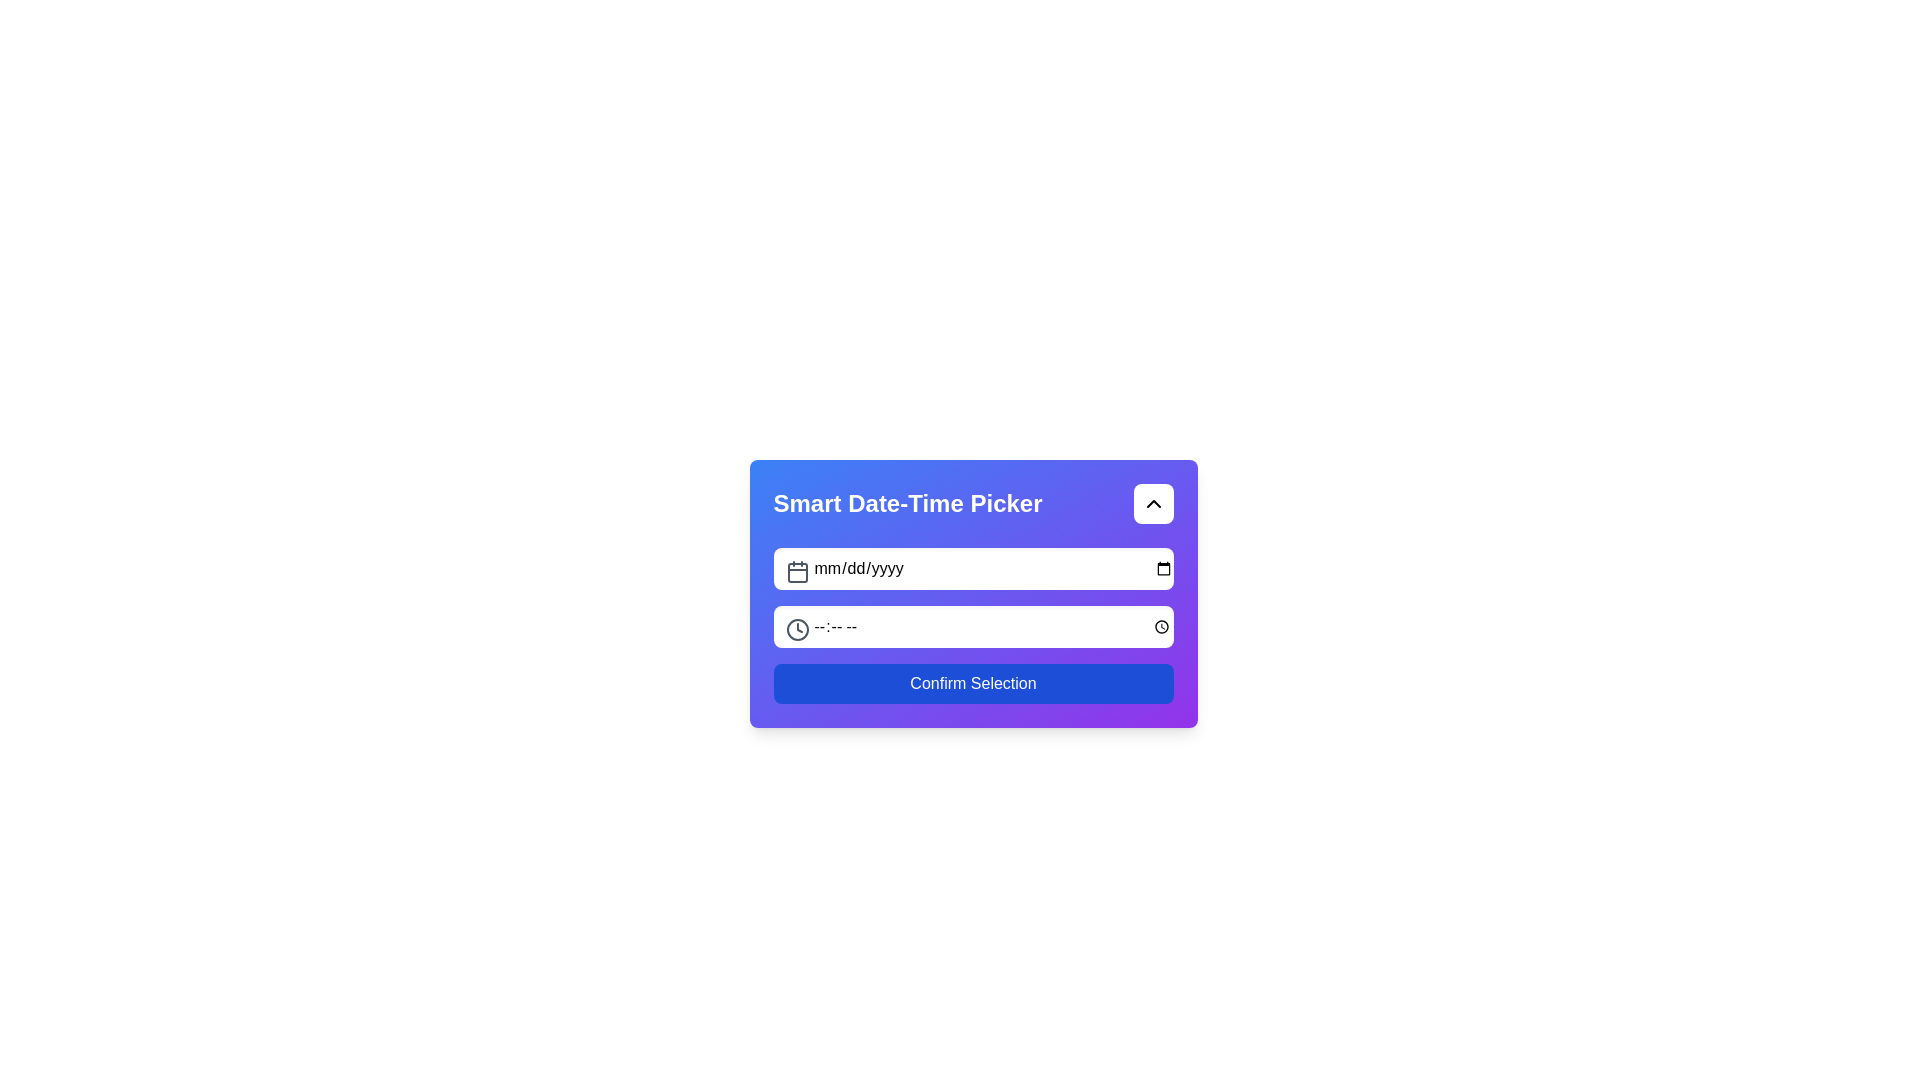  What do you see at coordinates (973, 657) in the screenshot?
I see `the 'Confirm Selection' button in the Popup Dialog to confirm the selected date and time` at bounding box center [973, 657].